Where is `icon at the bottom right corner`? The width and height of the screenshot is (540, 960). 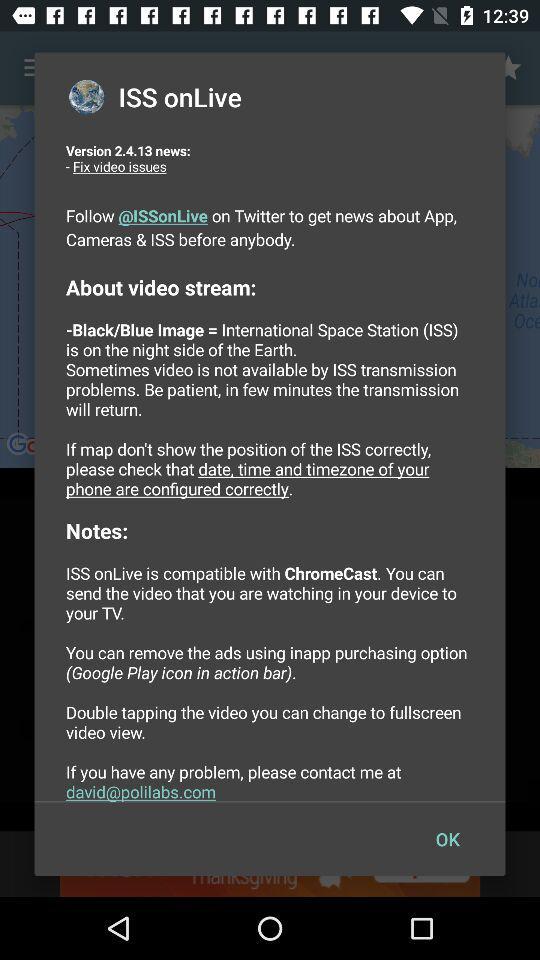 icon at the bottom right corner is located at coordinates (447, 839).